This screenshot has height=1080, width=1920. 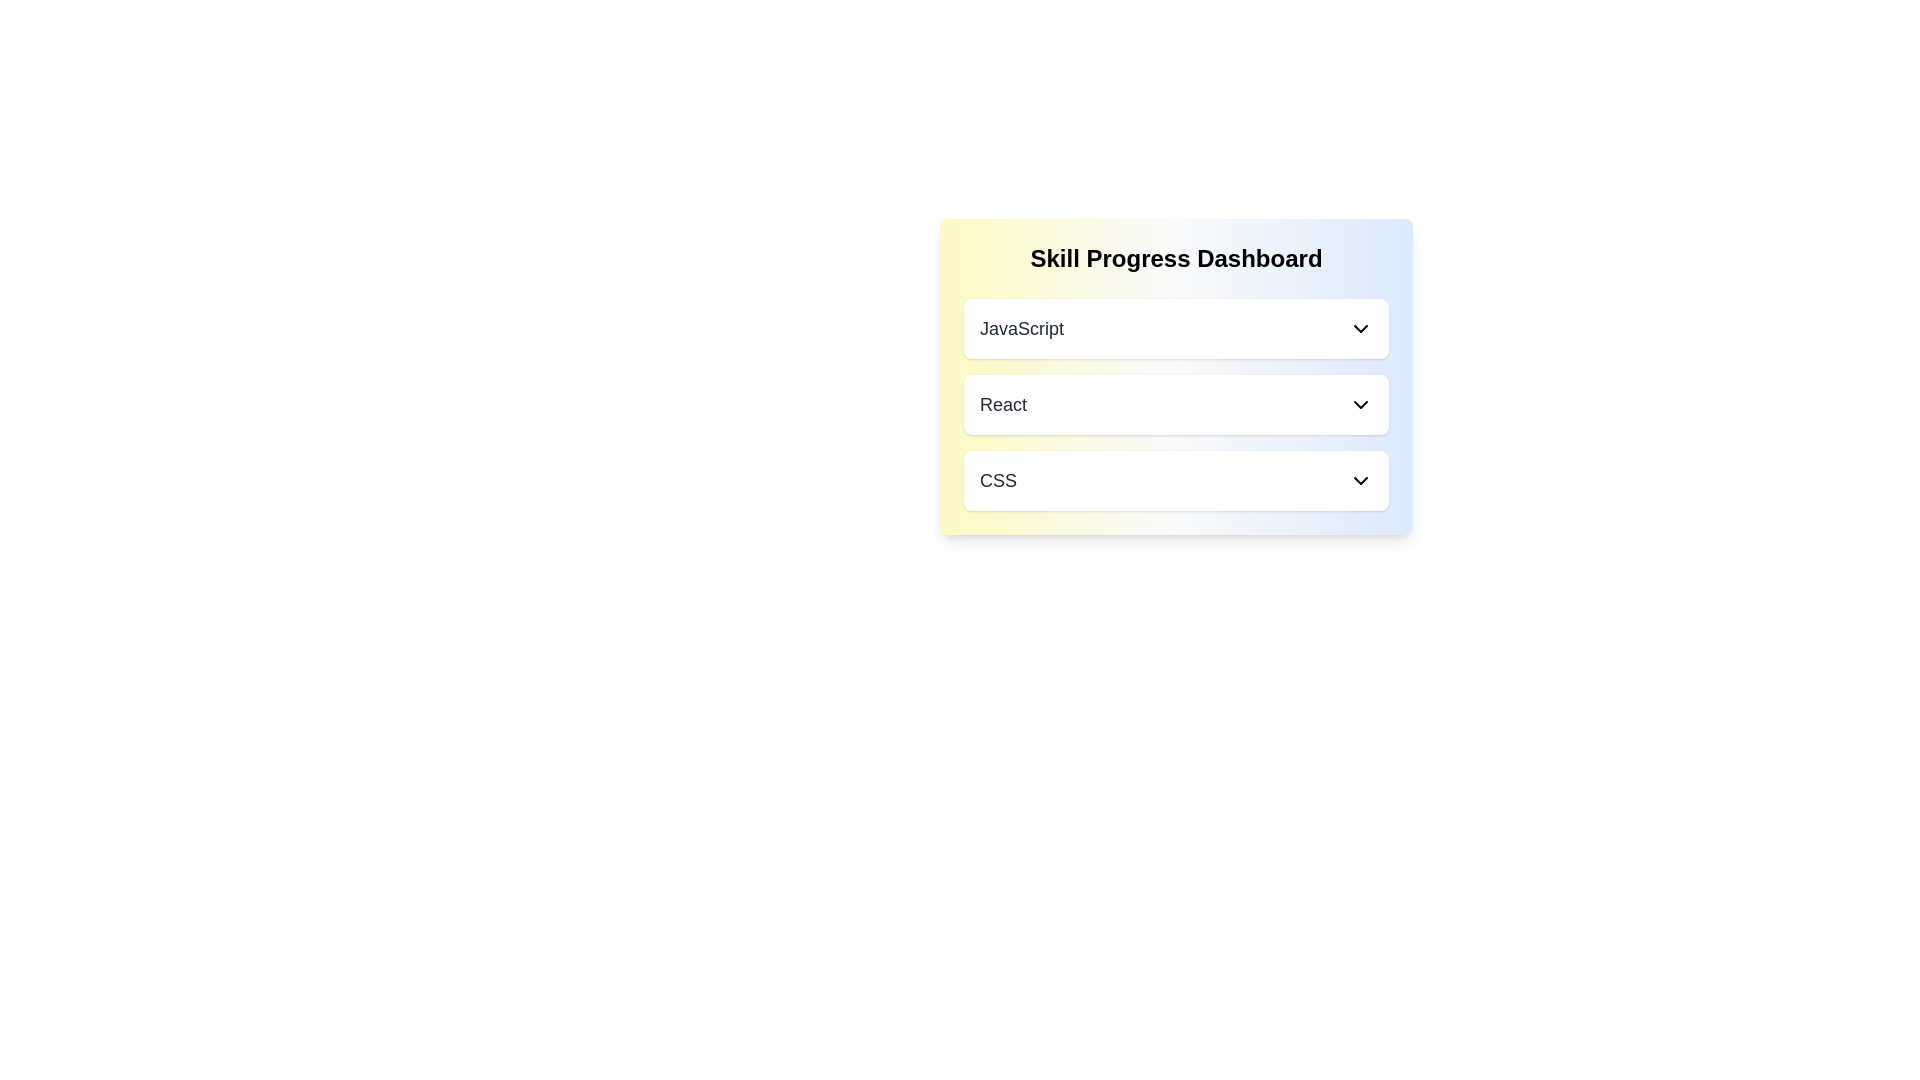 I want to click on the downward-pointing chevron icon adjacent to the text 'React' in the dropdown field of the 'Skill Progress Dashboard' interface to interact programmatically, so click(x=1360, y=405).